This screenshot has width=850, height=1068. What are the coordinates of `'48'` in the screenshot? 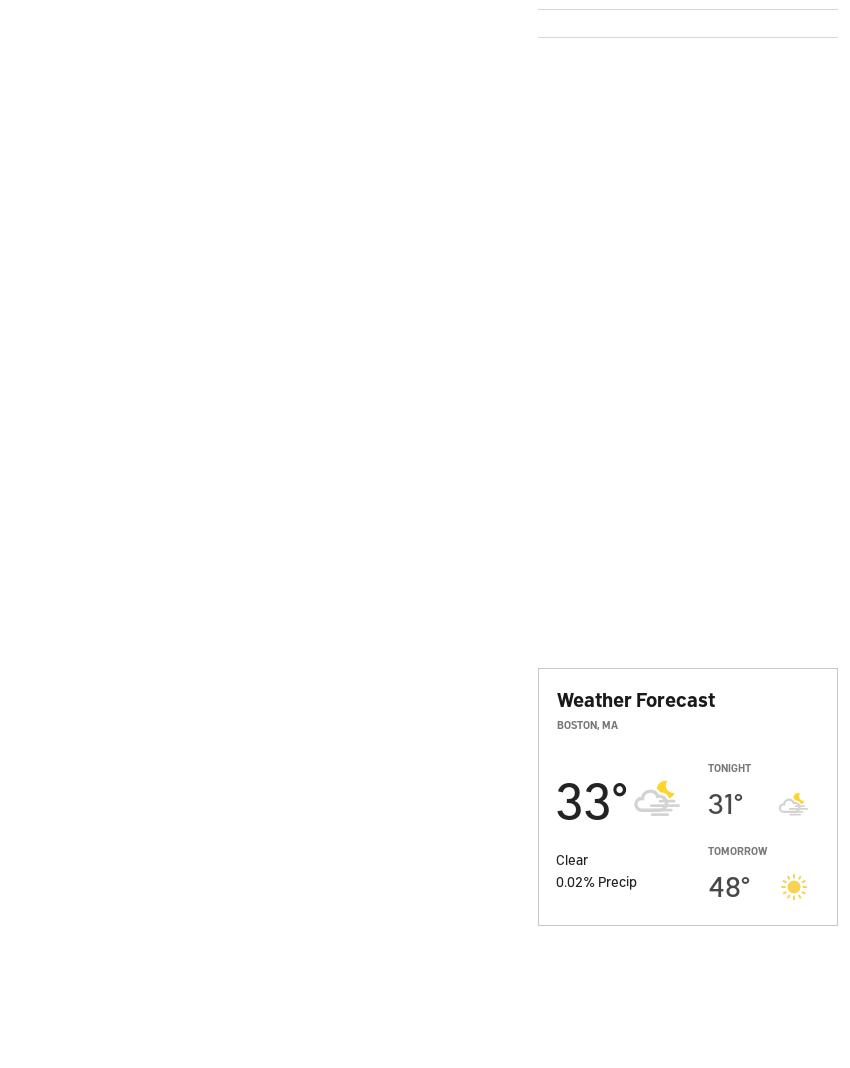 It's located at (706, 884).